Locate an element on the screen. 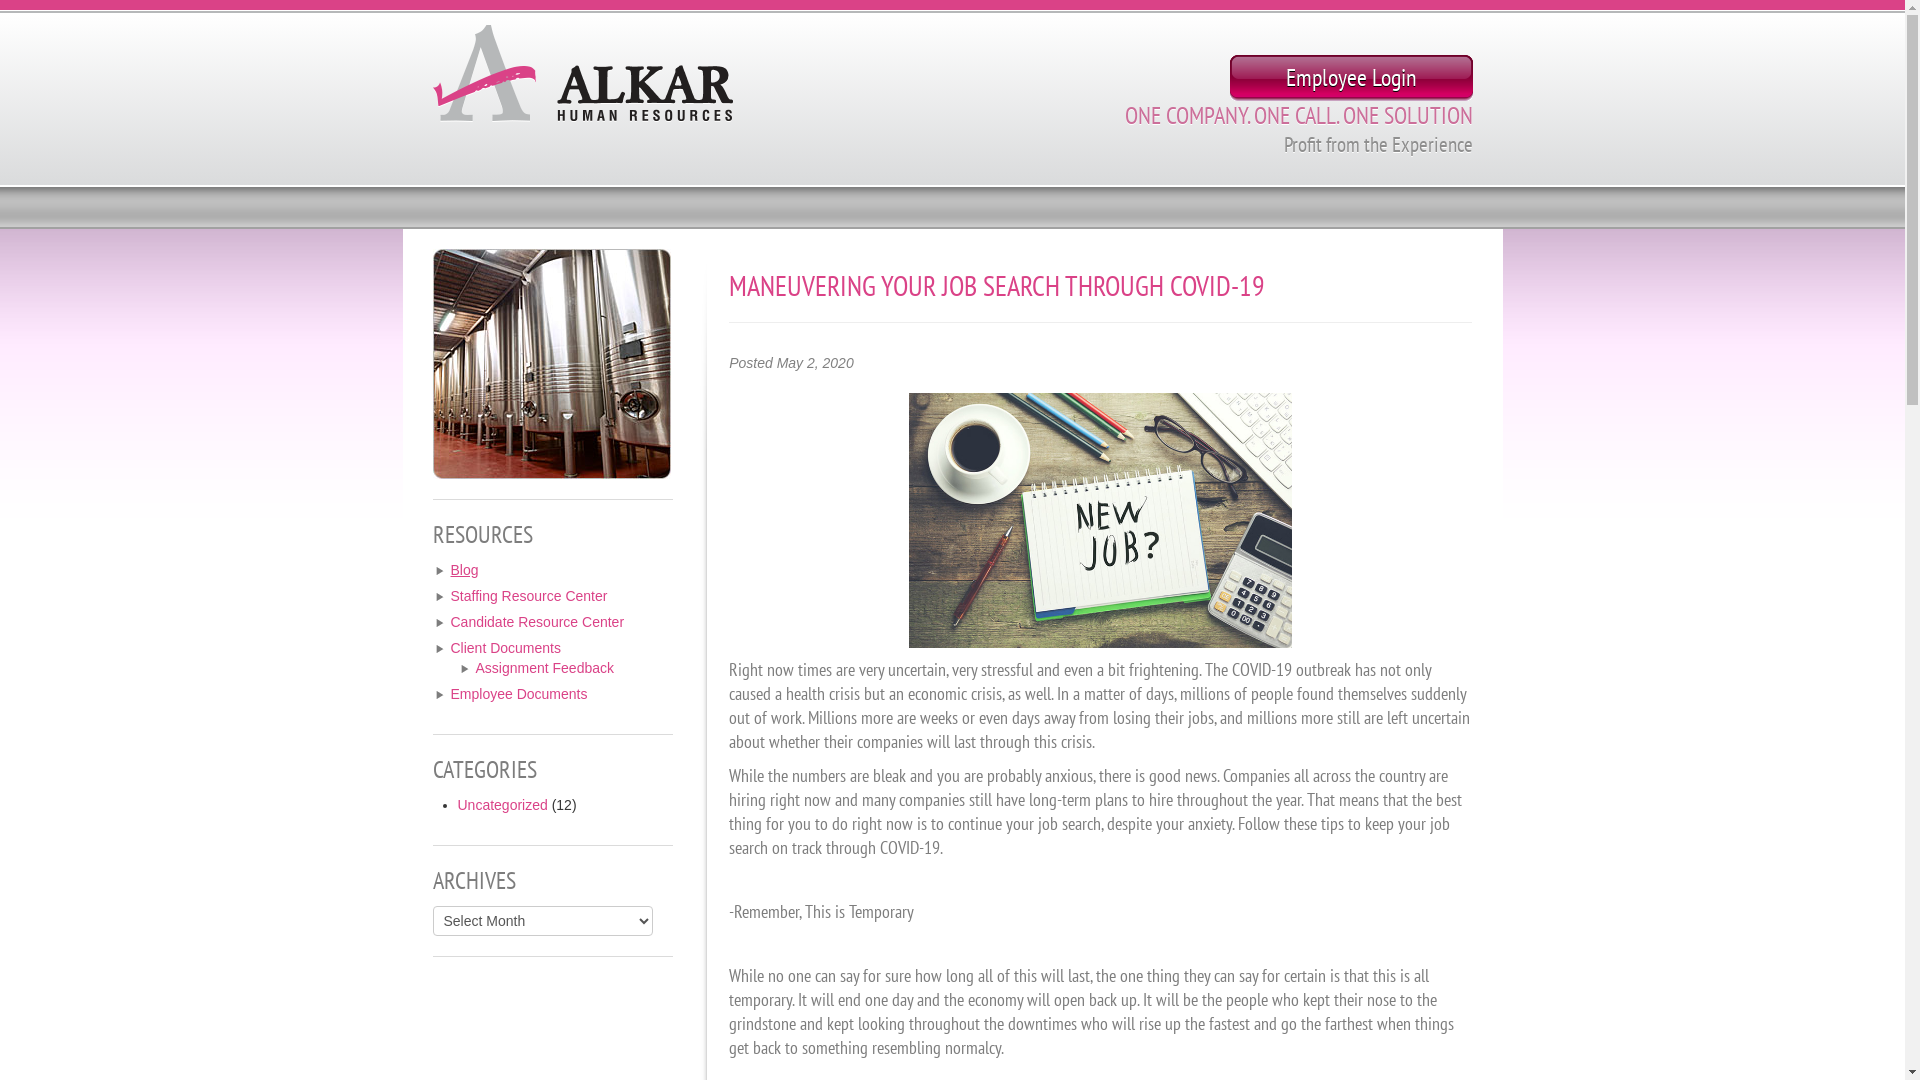 Image resolution: width=1920 pixels, height=1080 pixels. 'Employee Login' is located at coordinates (1228, 76).